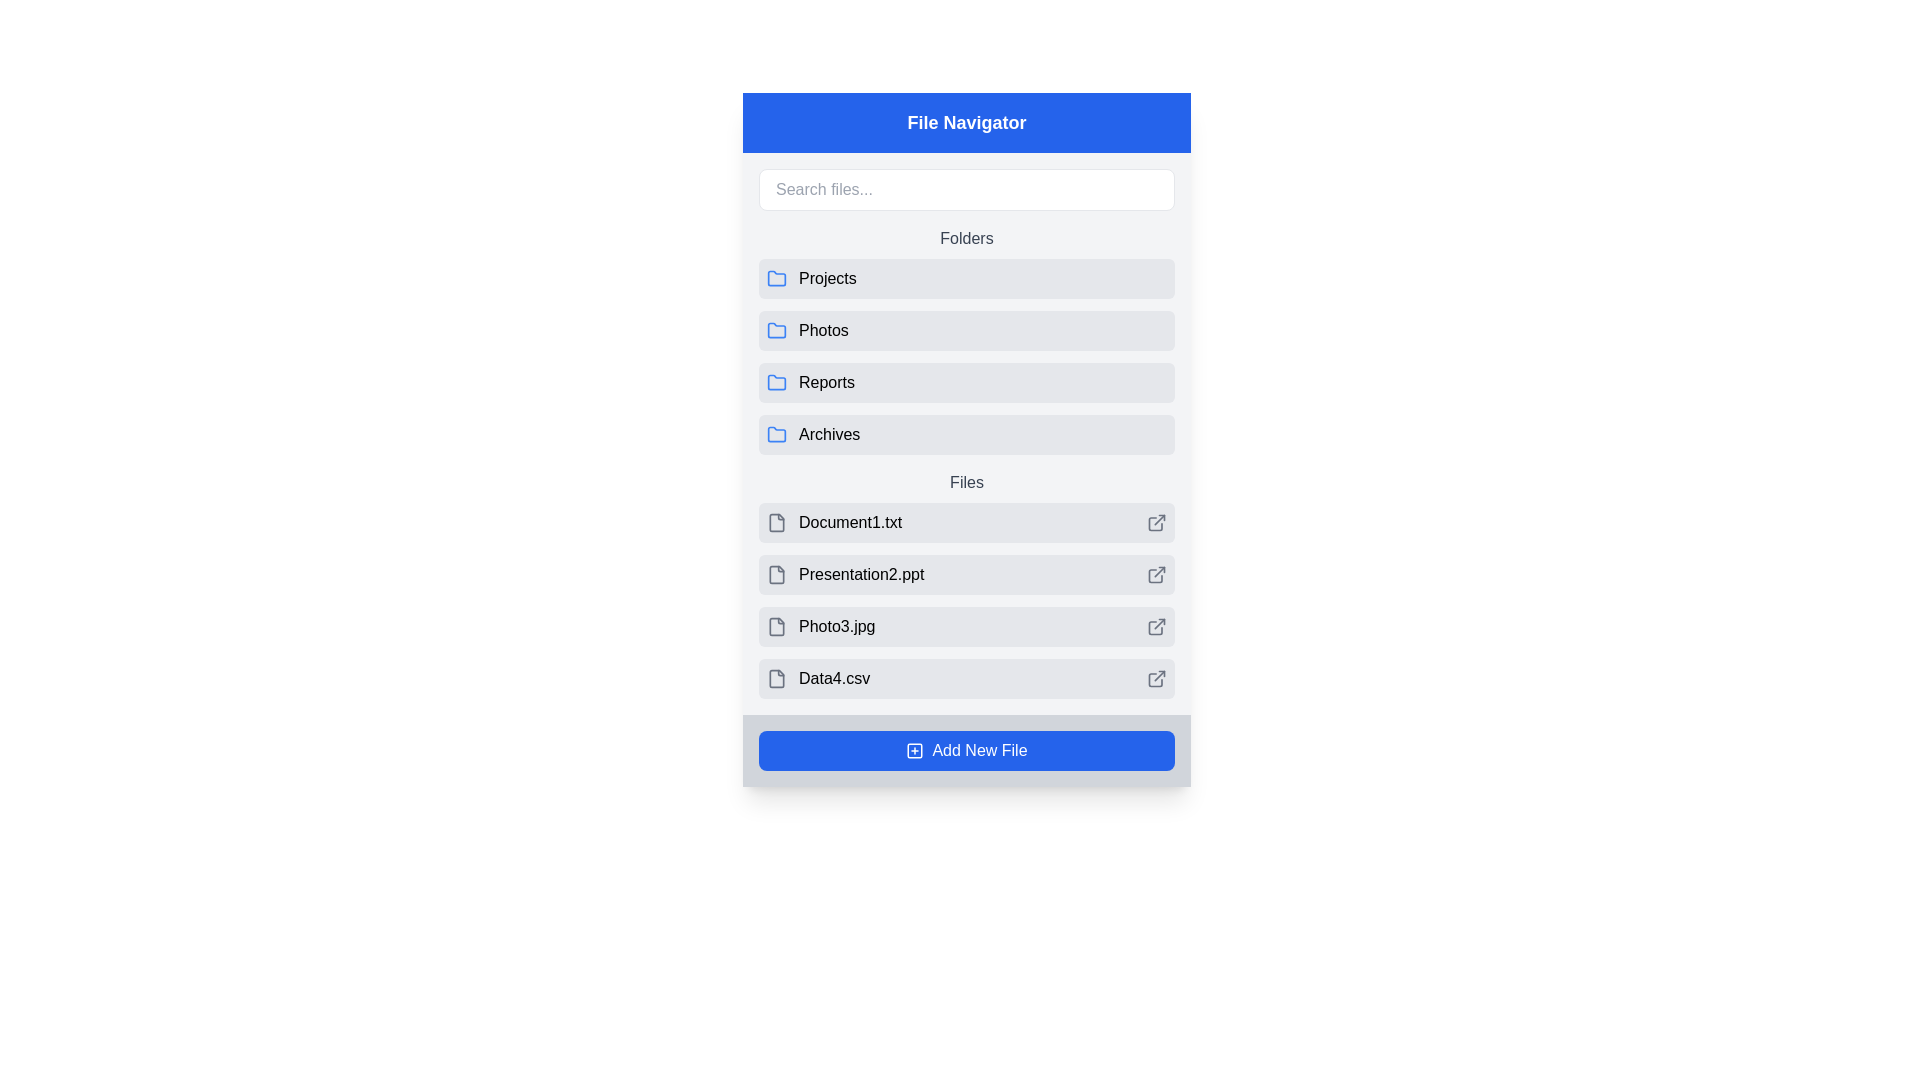  What do you see at coordinates (776, 677) in the screenshot?
I see `the decorative file icon located to the left of the label 'Data4.csv' in the file list section under the 'Files' category` at bounding box center [776, 677].